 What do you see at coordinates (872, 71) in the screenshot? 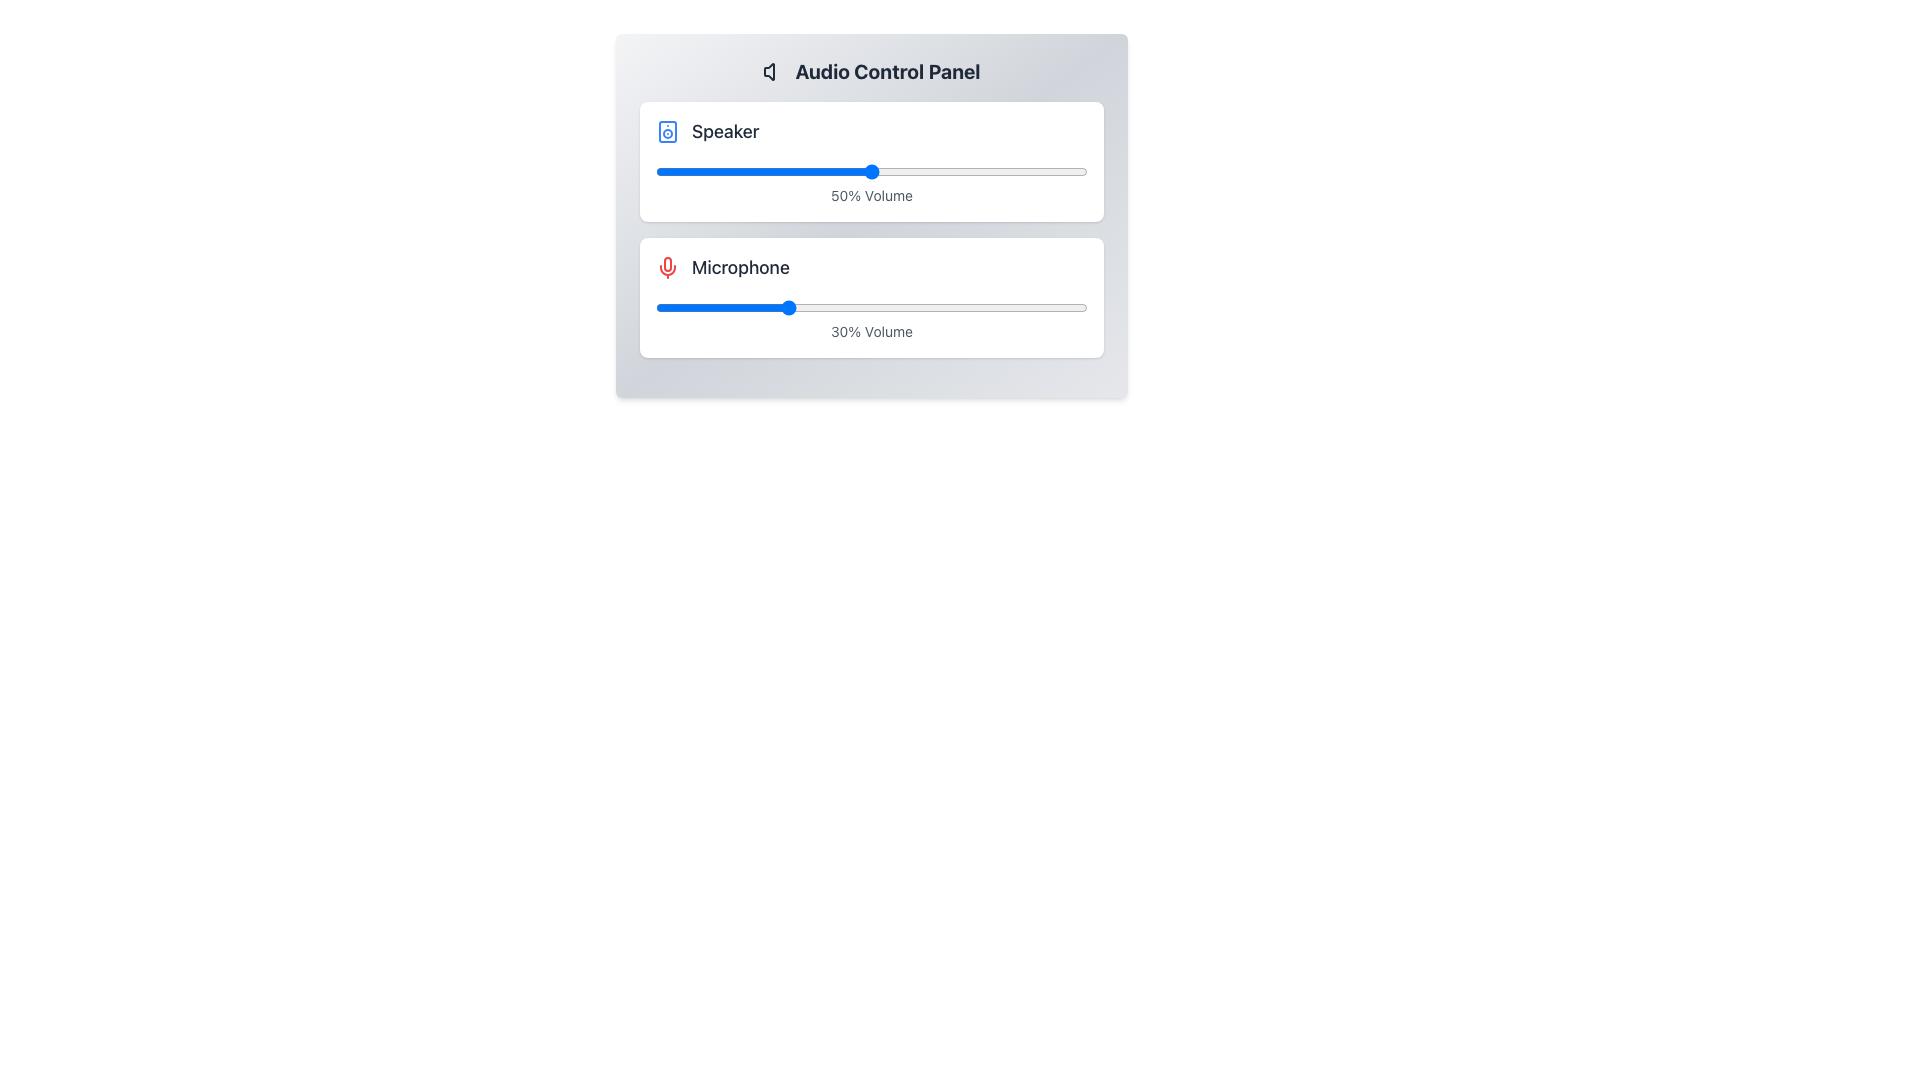
I see `the text label displaying 'Audio Control Panel' which is styled in bold and centered font, located at the top of its light gray header area, aligned with a volume or speaker icon on its left` at bounding box center [872, 71].